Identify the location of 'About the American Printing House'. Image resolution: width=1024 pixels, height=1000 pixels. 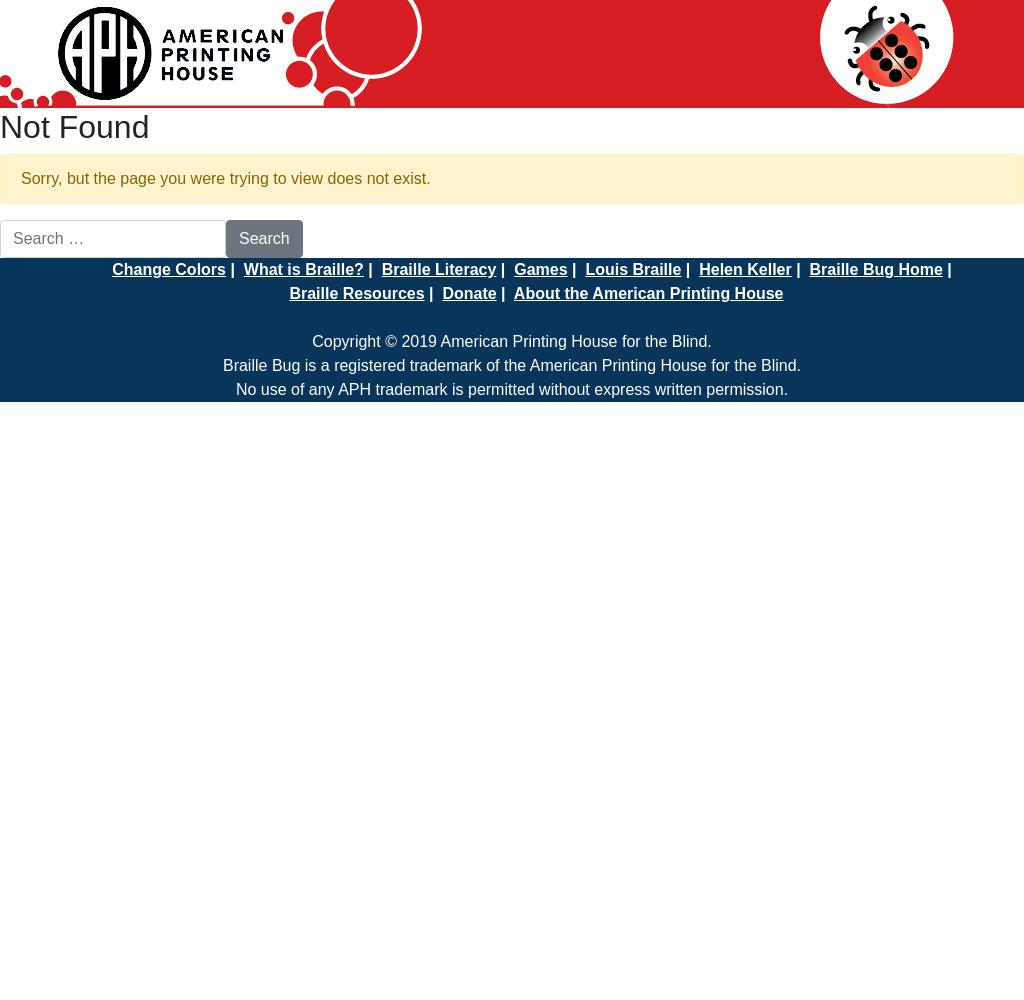
(646, 293).